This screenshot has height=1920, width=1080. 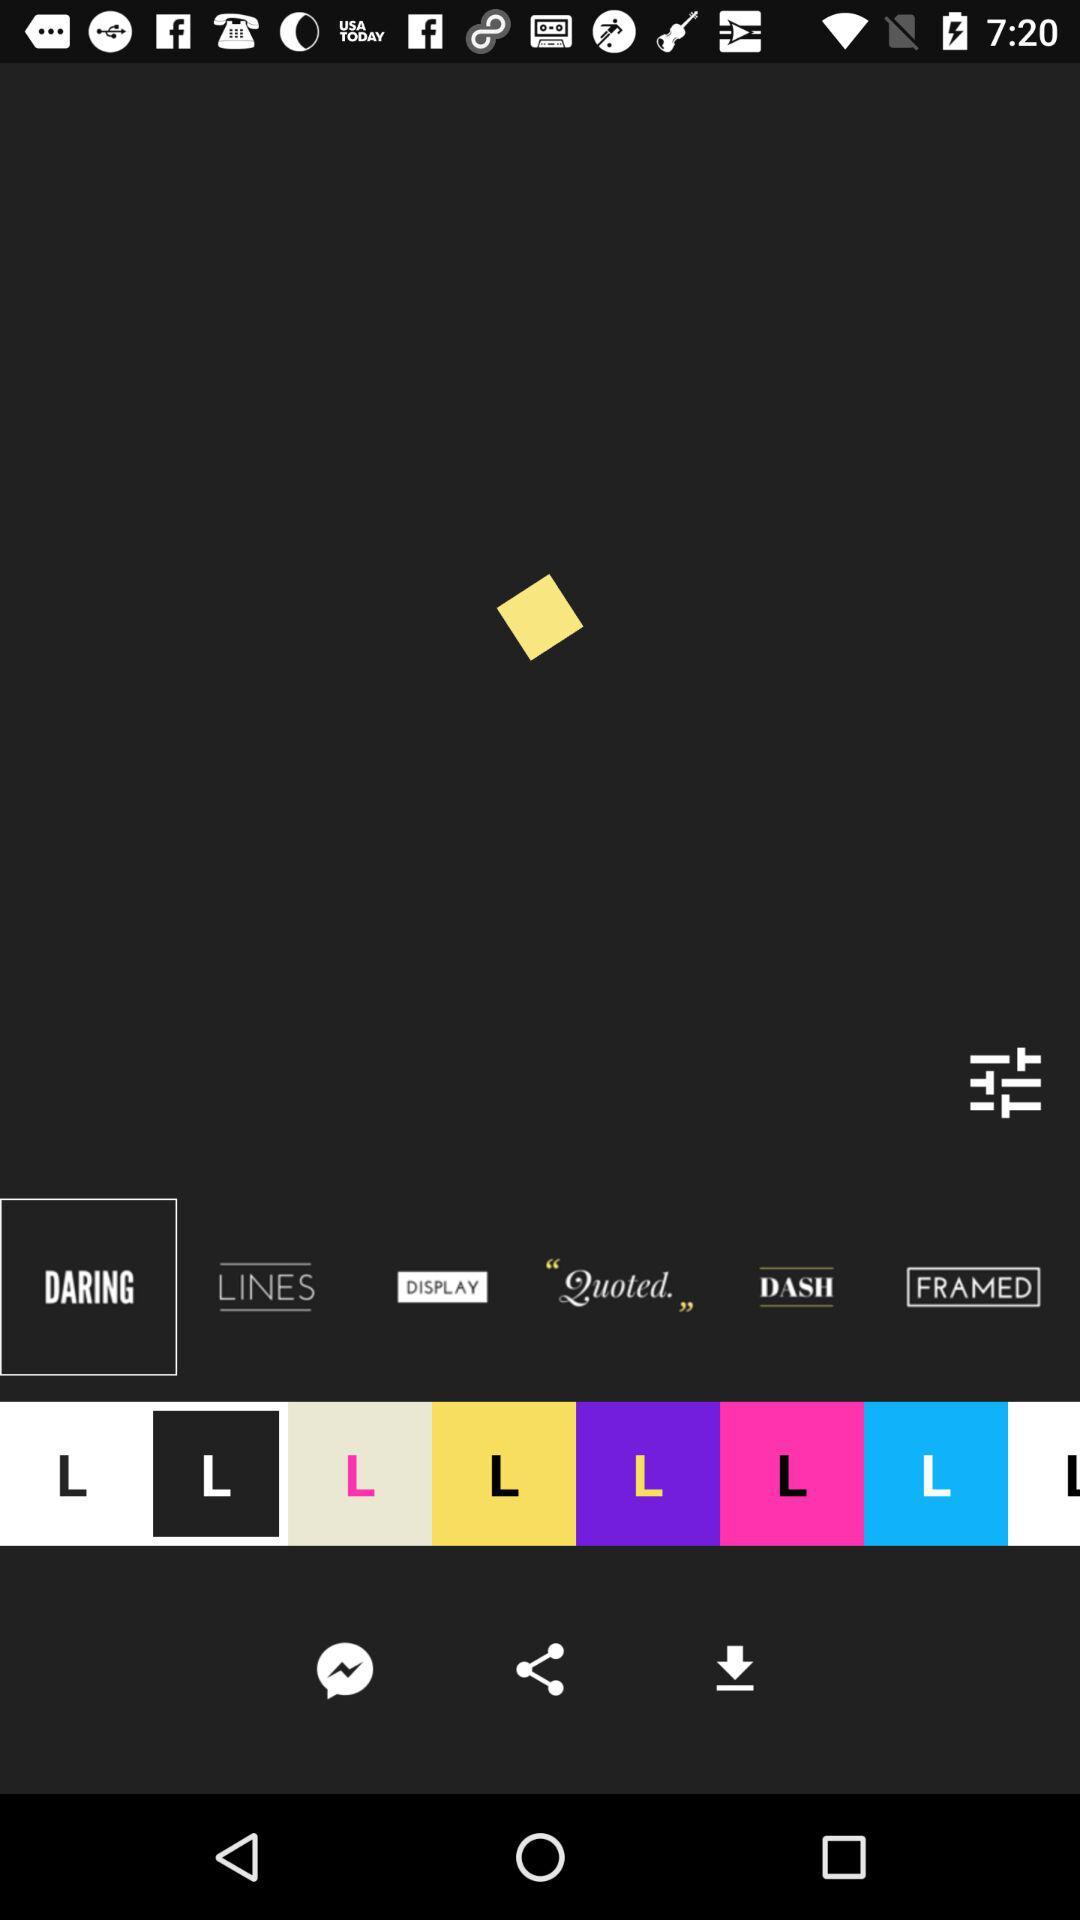 What do you see at coordinates (1006, 1082) in the screenshot?
I see `the sliders icon` at bounding box center [1006, 1082].